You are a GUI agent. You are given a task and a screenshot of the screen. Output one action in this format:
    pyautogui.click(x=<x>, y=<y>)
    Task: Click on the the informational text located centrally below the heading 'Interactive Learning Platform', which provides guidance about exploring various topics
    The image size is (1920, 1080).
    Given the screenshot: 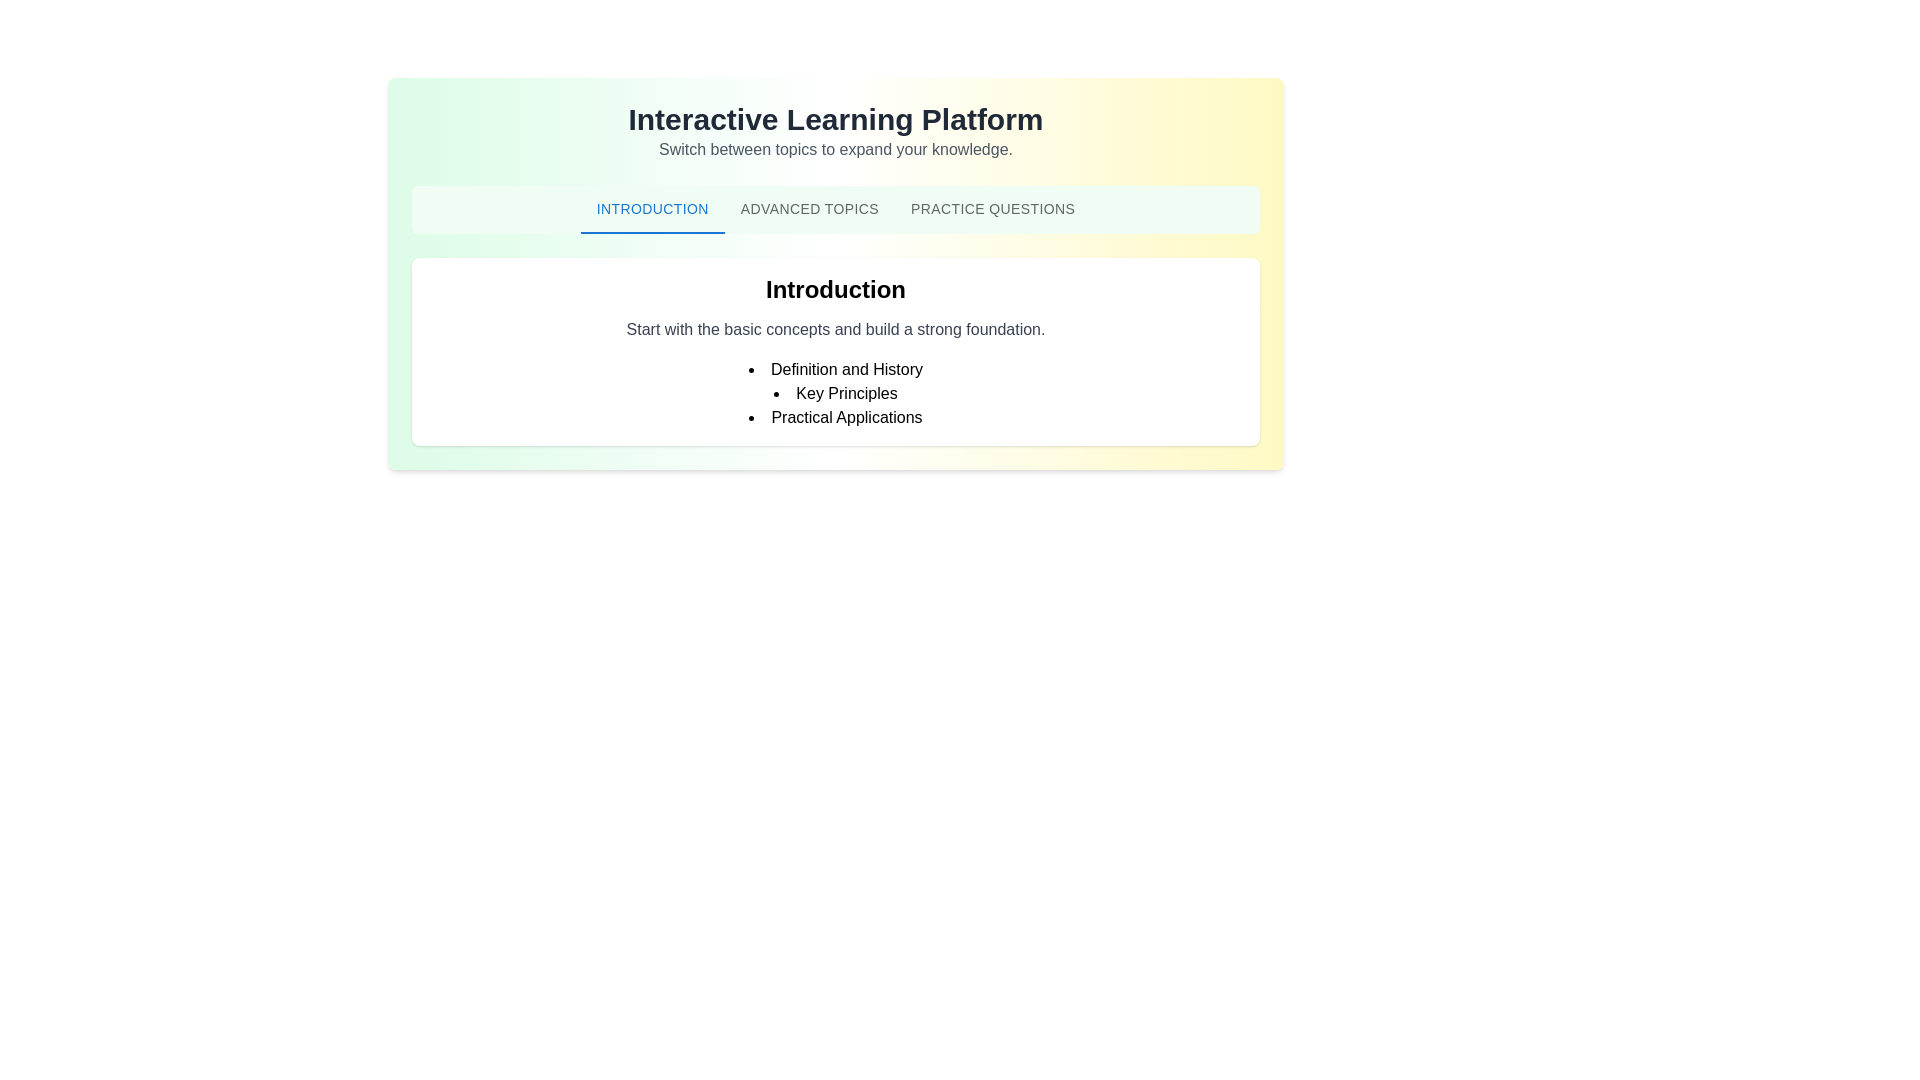 What is the action you would take?
    pyautogui.click(x=835, y=149)
    